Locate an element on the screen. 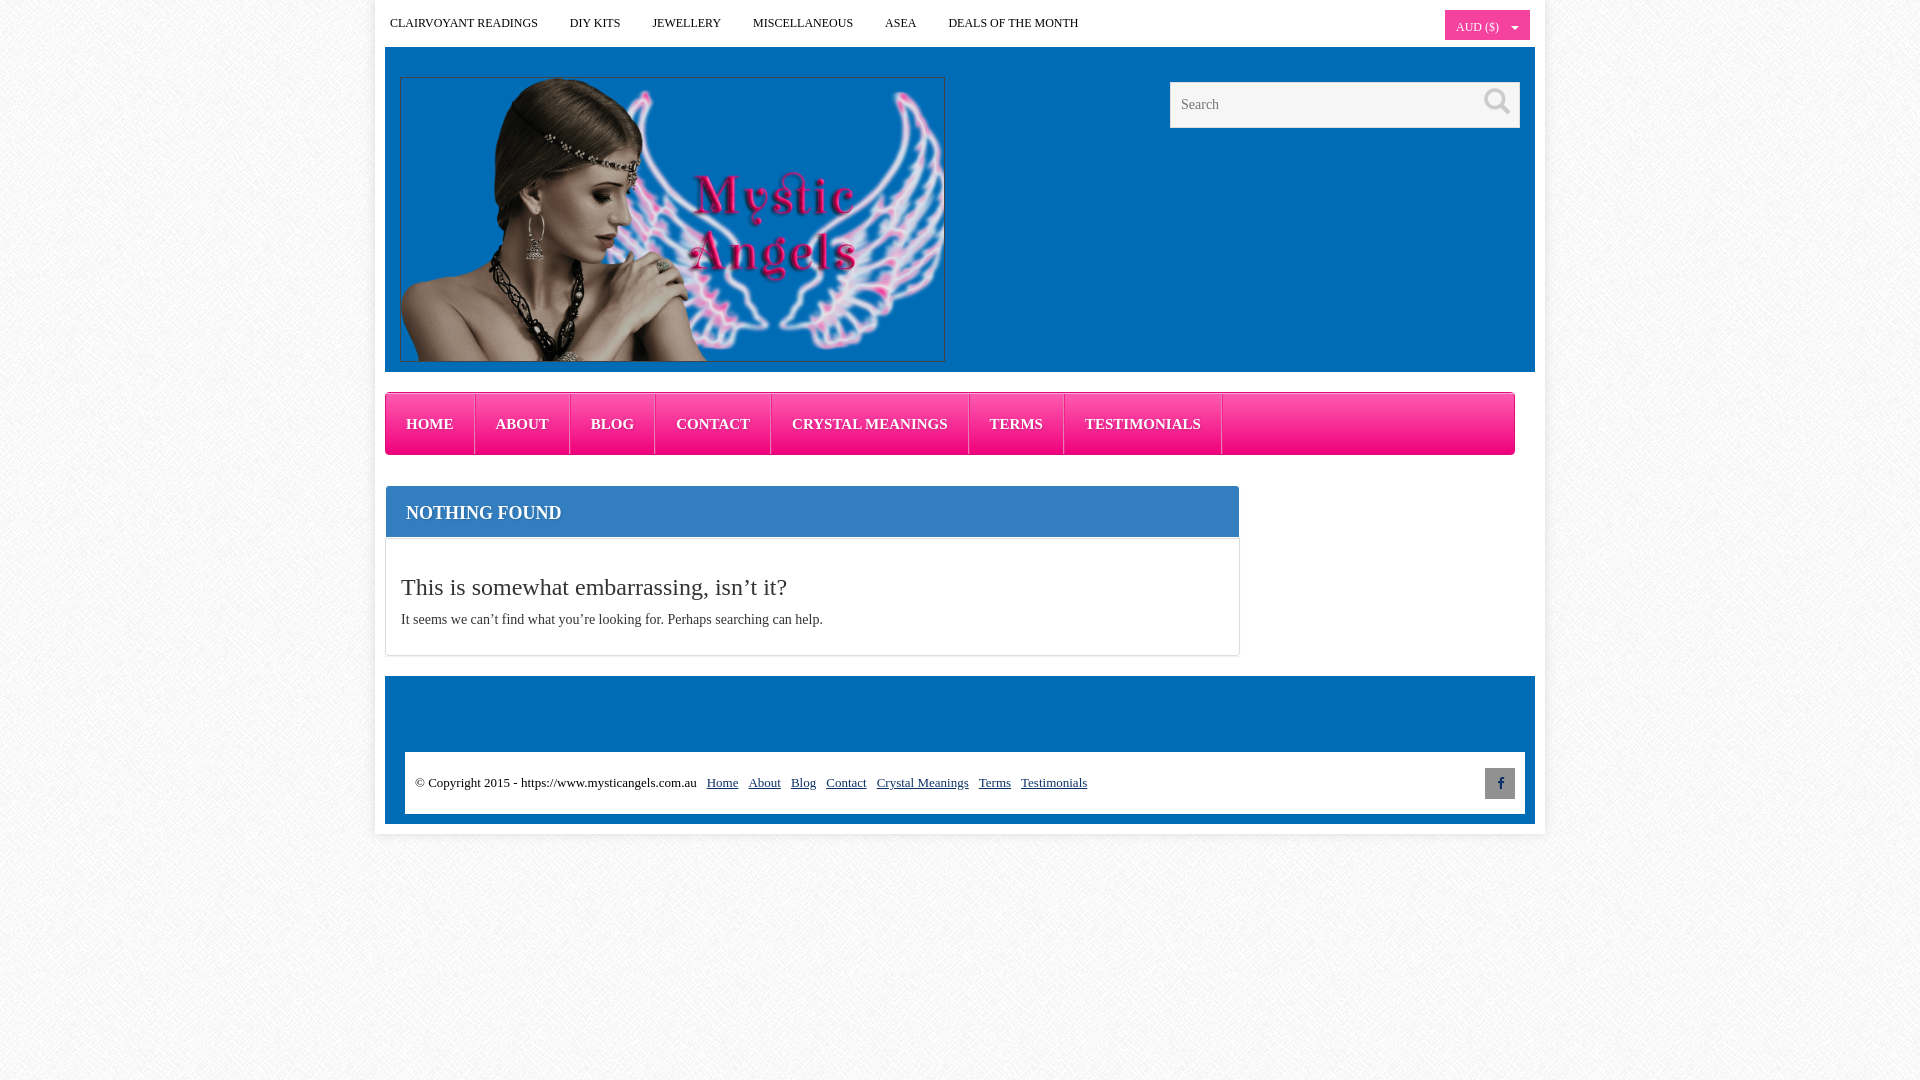 The image size is (1920, 1080). 'Mystic Angels' is located at coordinates (672, 219).